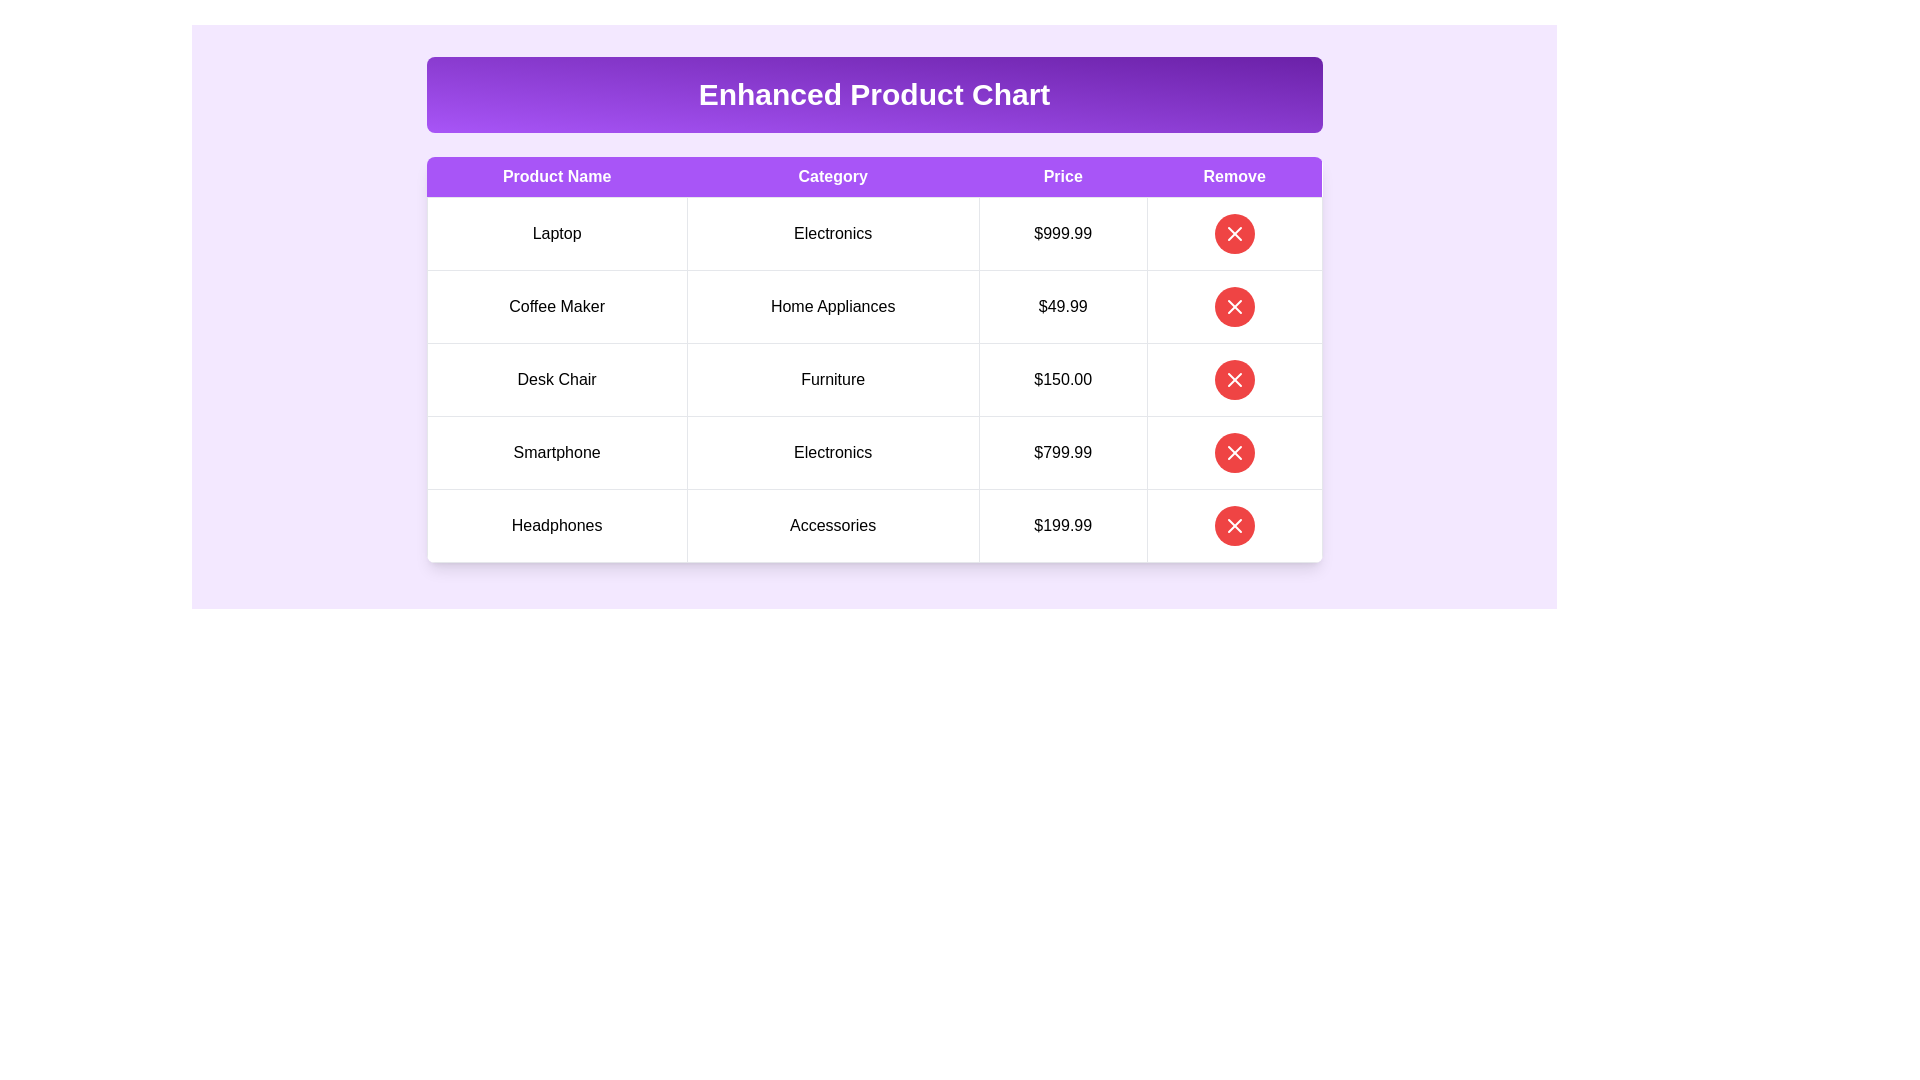  I want to click on the white 'X' icon button with a rounded red background located in the second row of the table under the 'Remove' column, directly to the right of the price '$49.99', to invoke the remove action, so click(1233, 307).